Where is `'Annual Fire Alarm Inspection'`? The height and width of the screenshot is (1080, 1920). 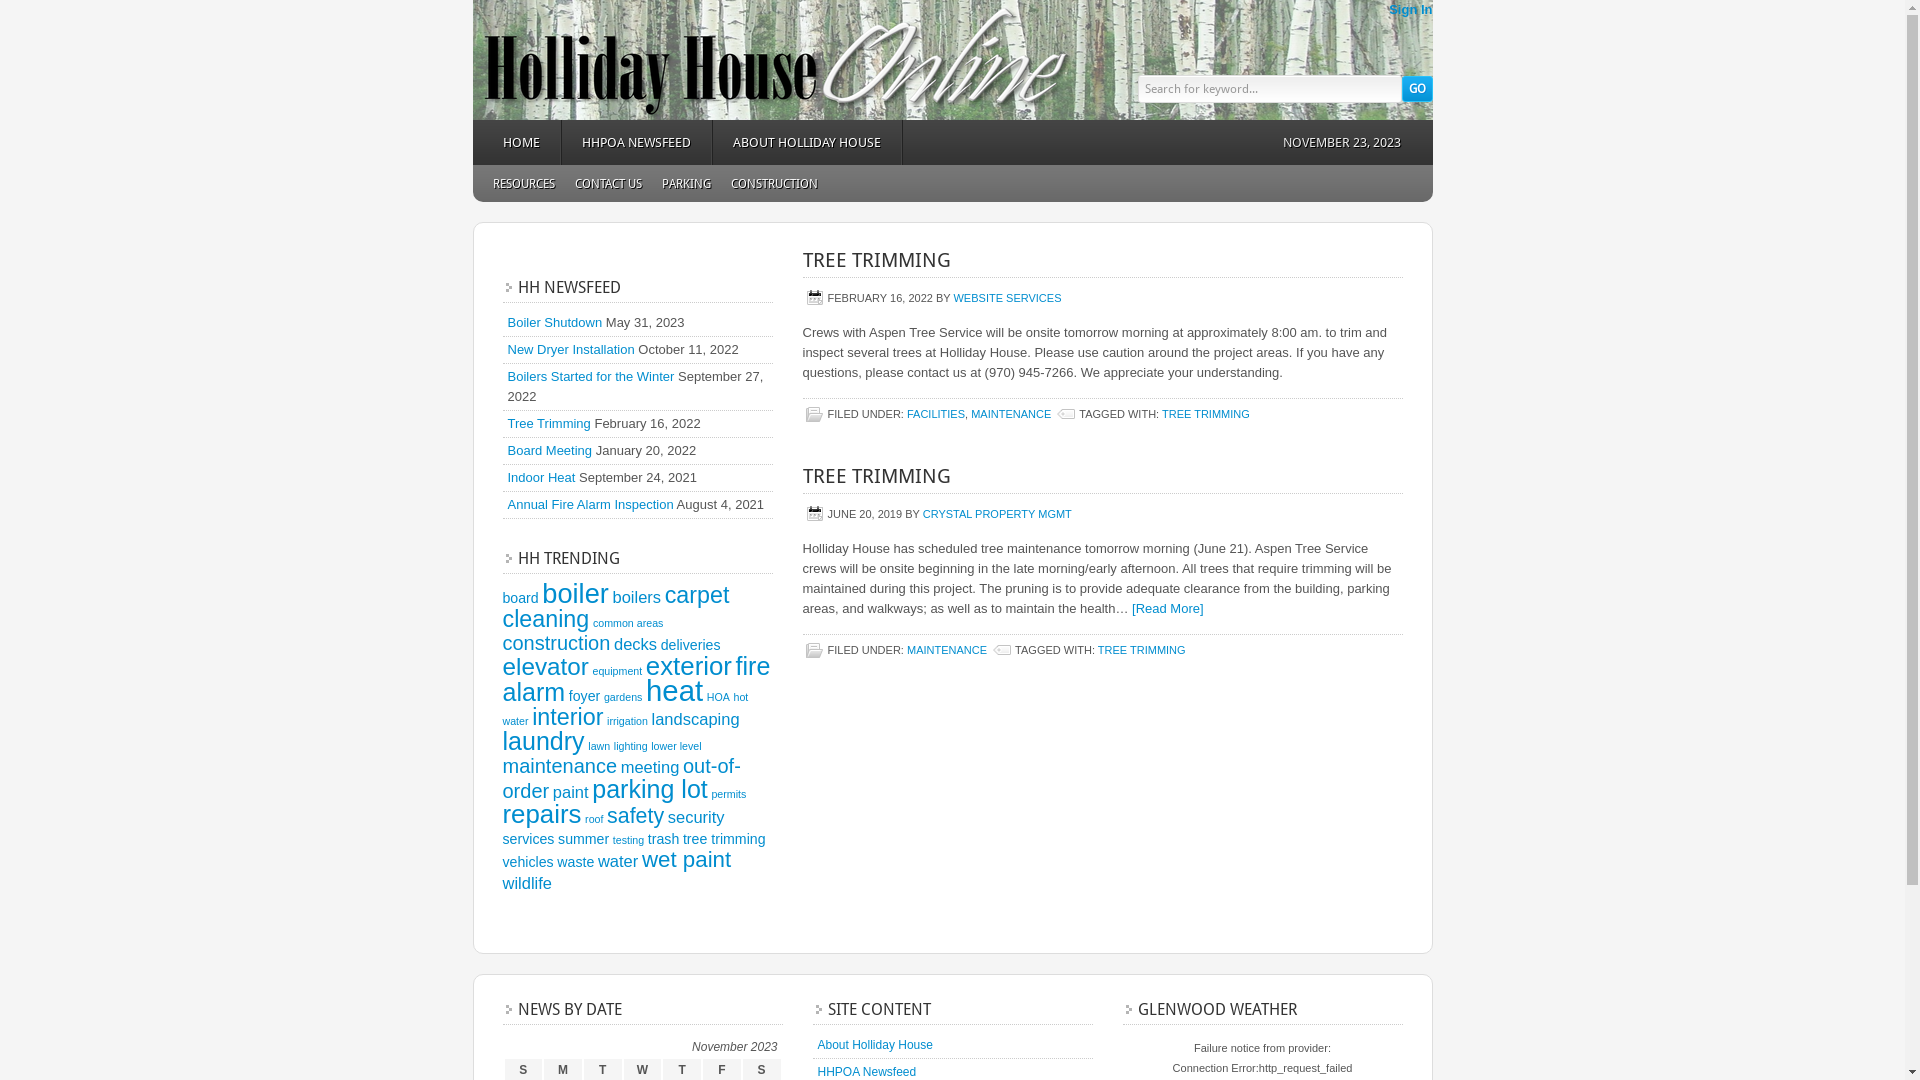
'Annual Fire Alarm Inspection' is located at coordinates (589, 503).